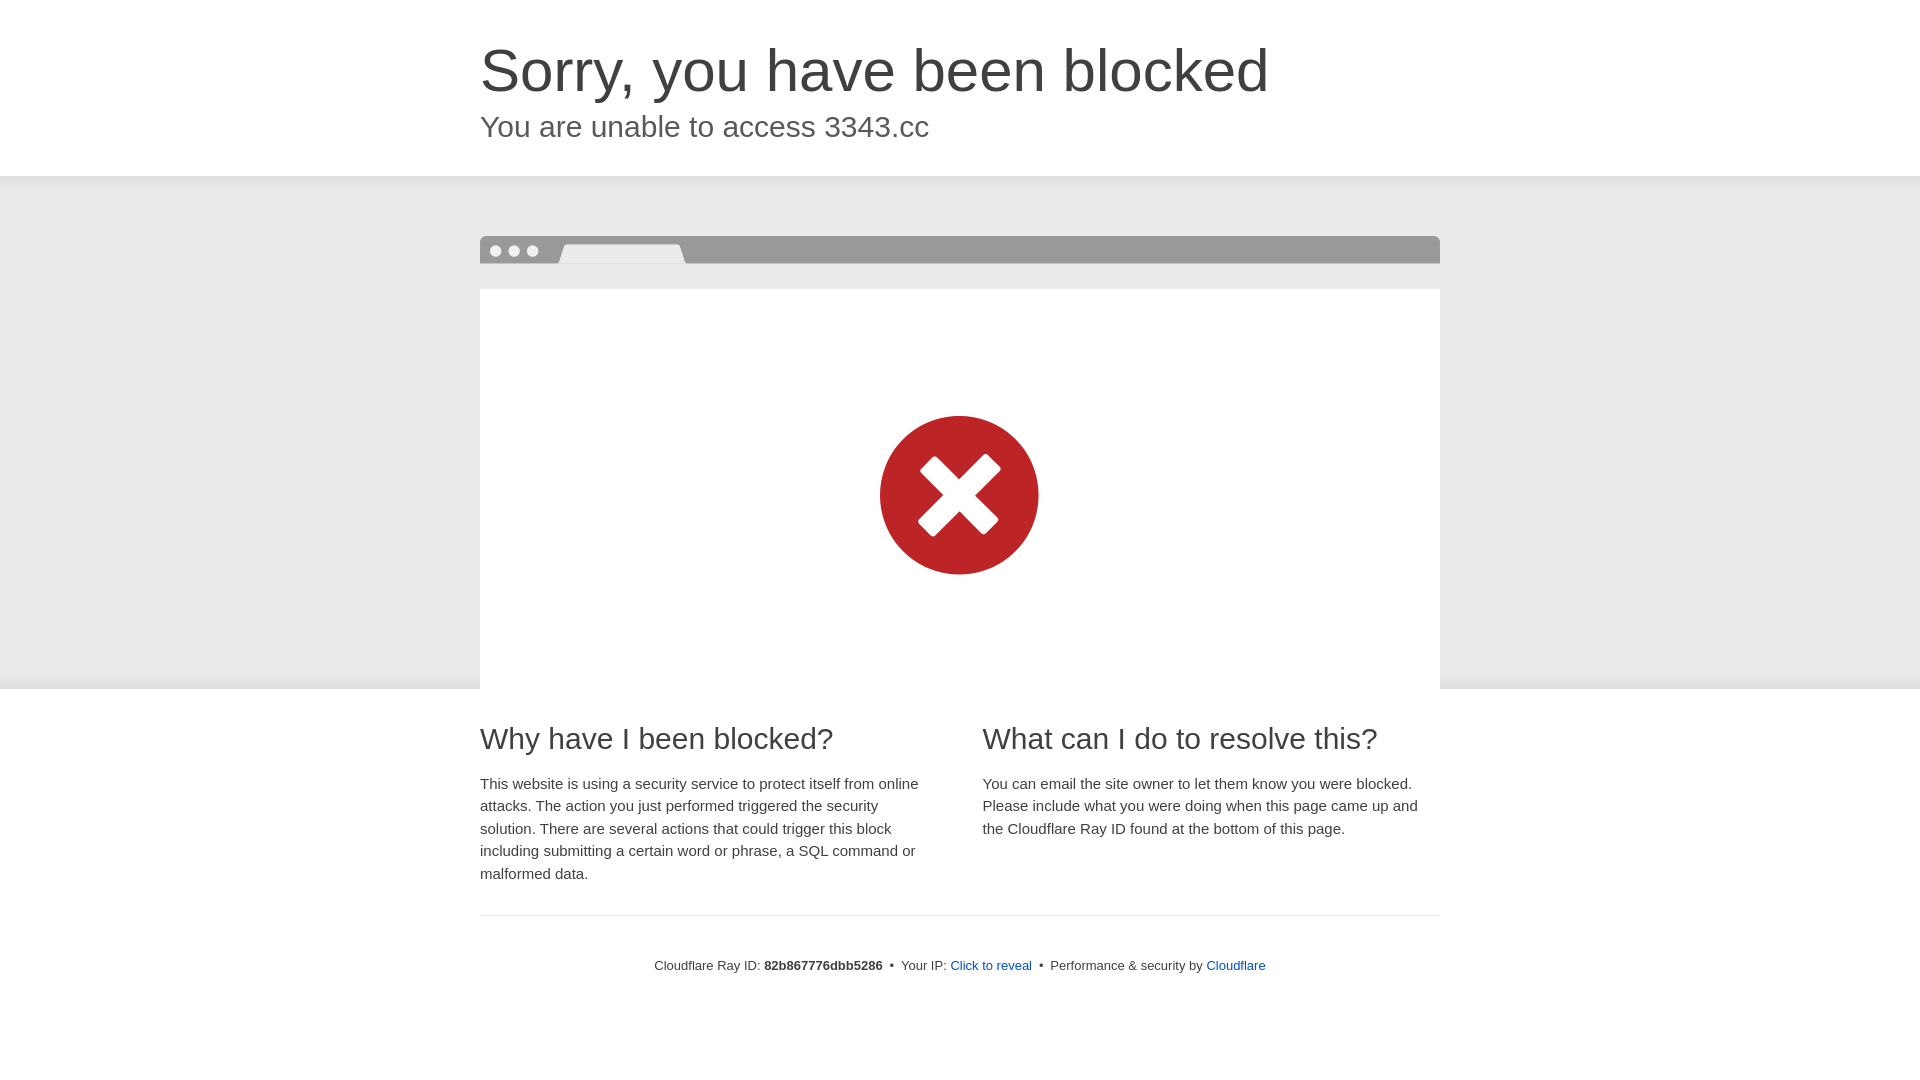 The width and height of the screenshot is (1920, 1080). I want to click on 'Cloudflare', so click(1234, 964).